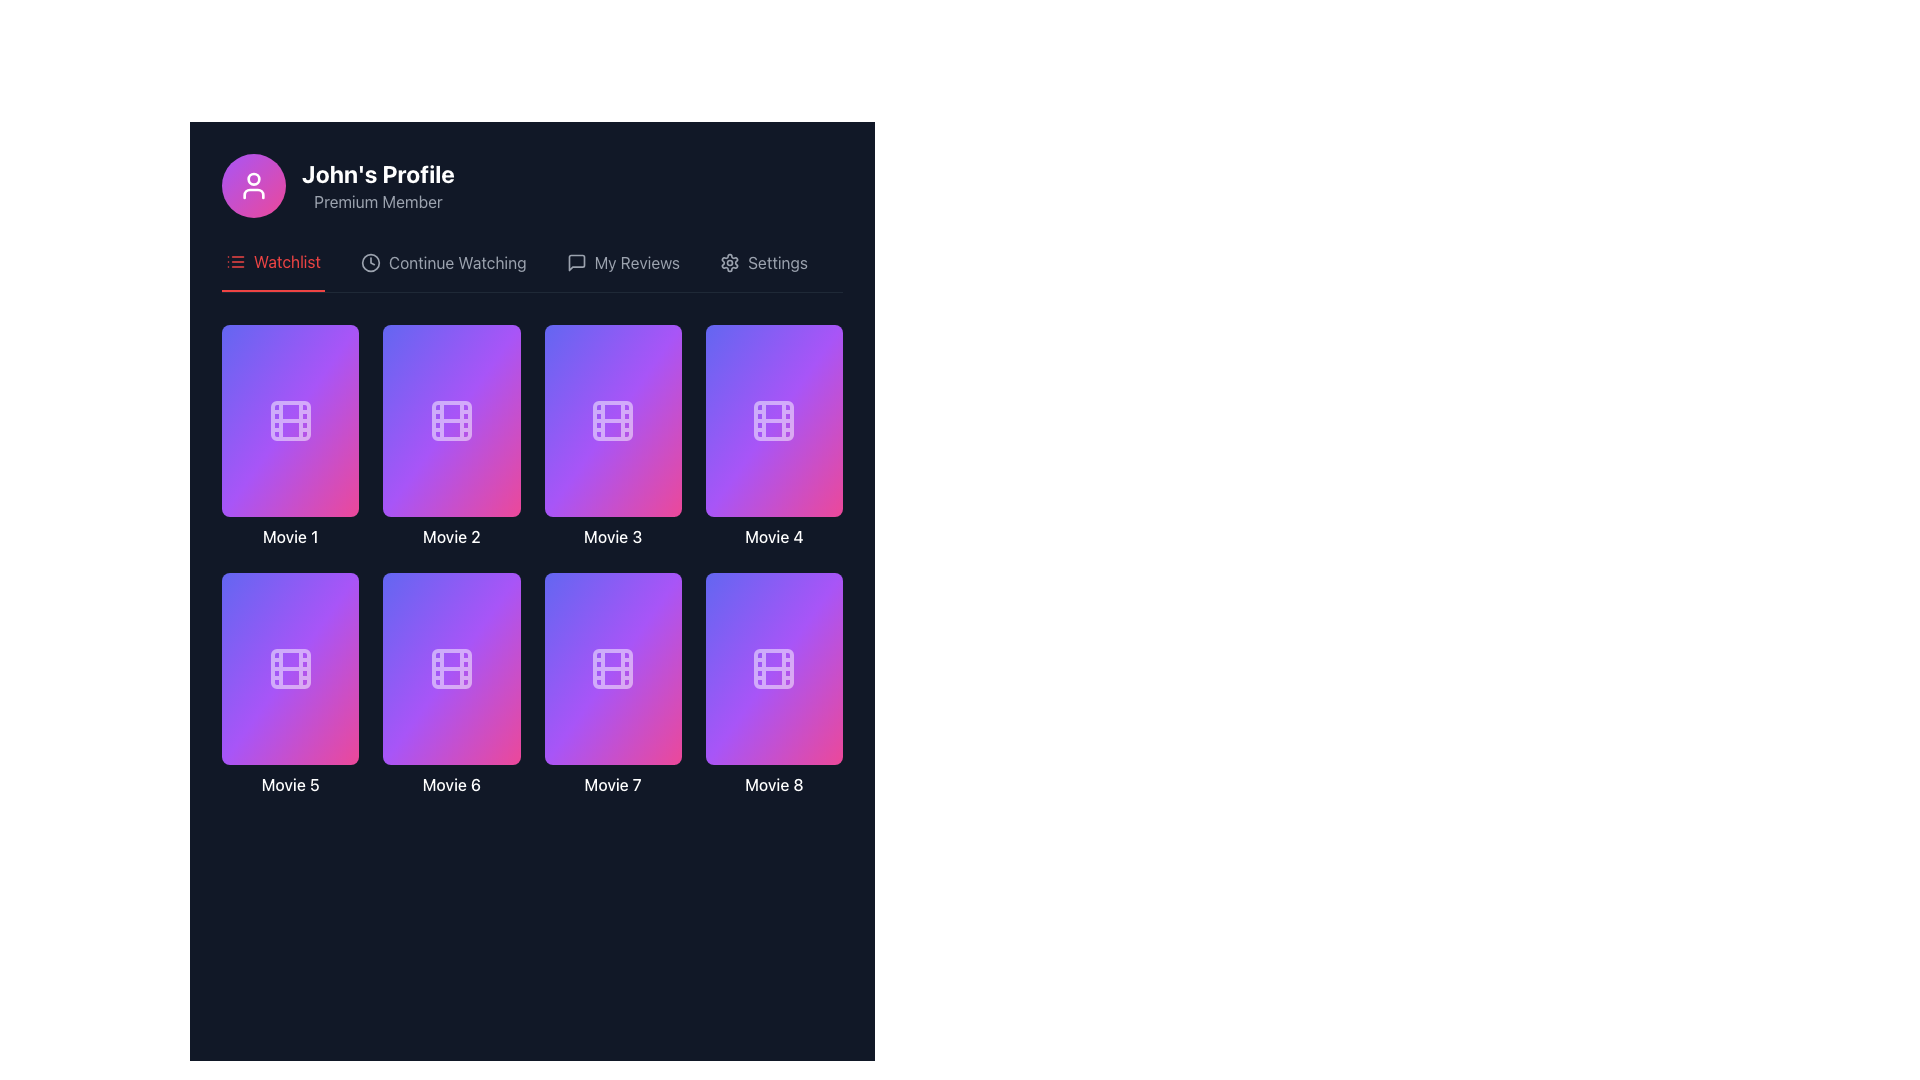 This screenshot has height=1080, width=1920. What do you see at coordinates (370, 261) in the screenshot?
I see `the clock icon, which is a circular outline with clock hands, located to the left of the 'Continue Watching' text label in the tab bar` at bounding box center [370, 261].